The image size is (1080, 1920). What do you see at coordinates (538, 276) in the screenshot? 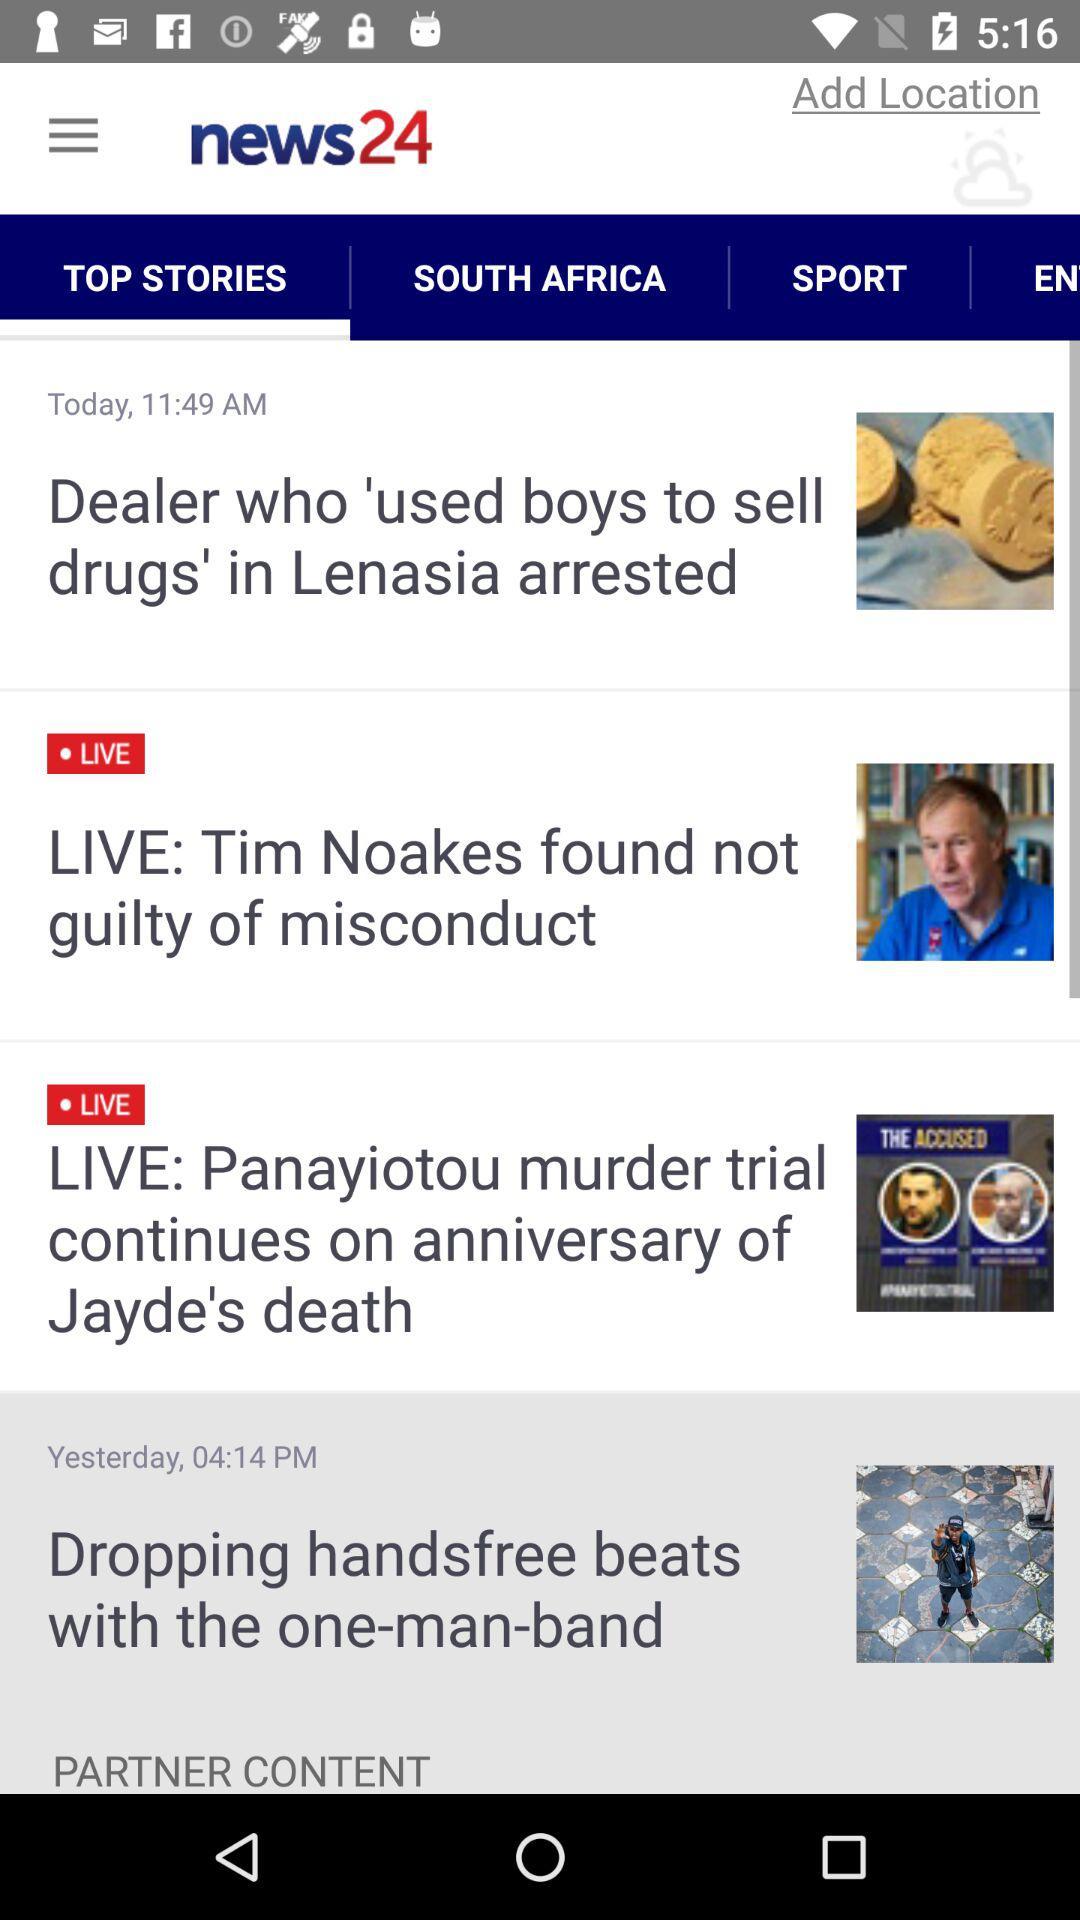
I see `the icon above the dealer who used` at bounding box center [538, 276].